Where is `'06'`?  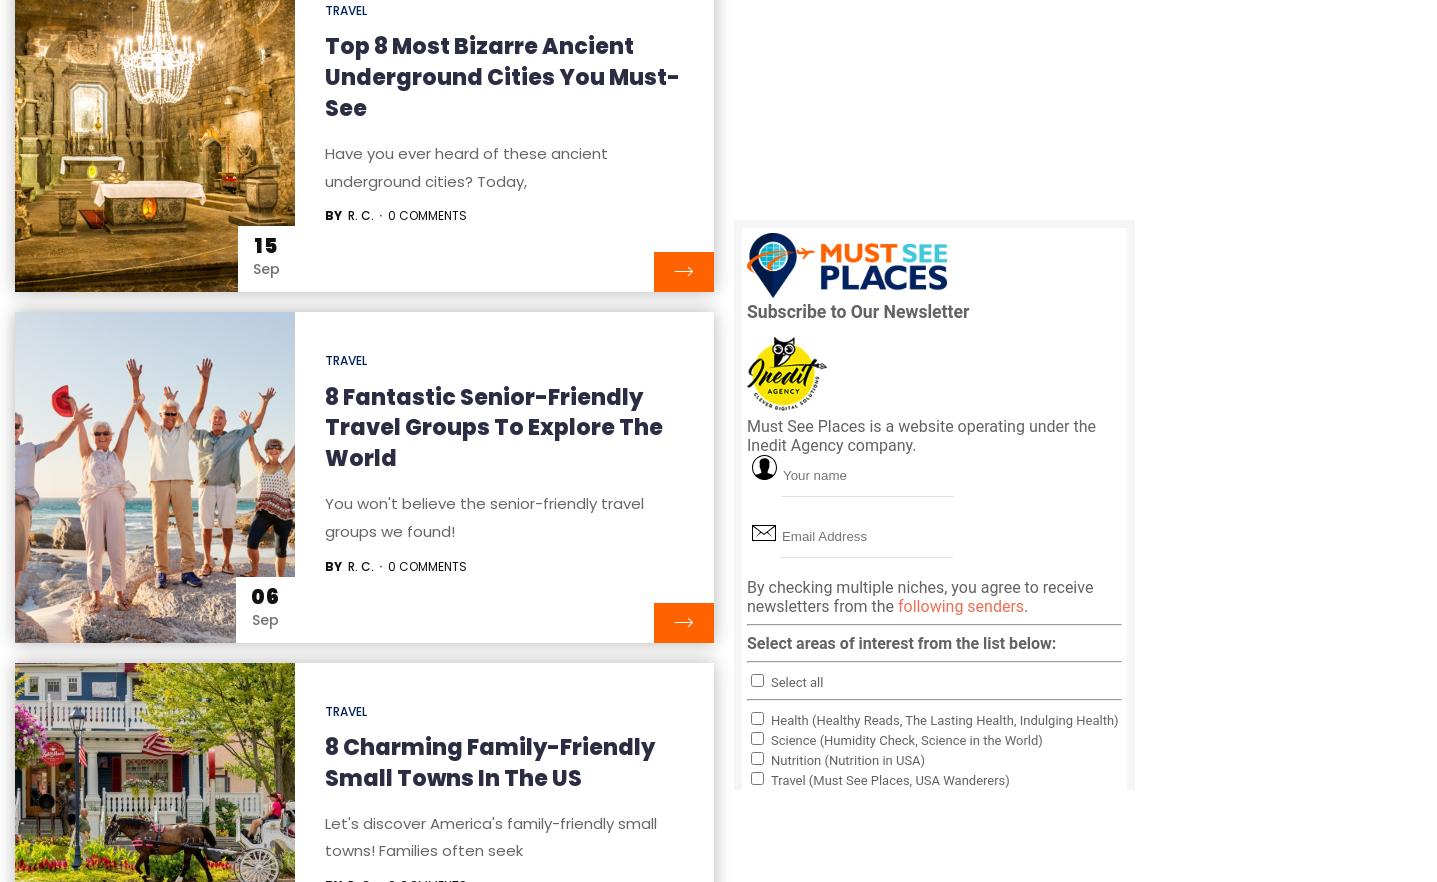
'06' is located at coordinates (264, 595).